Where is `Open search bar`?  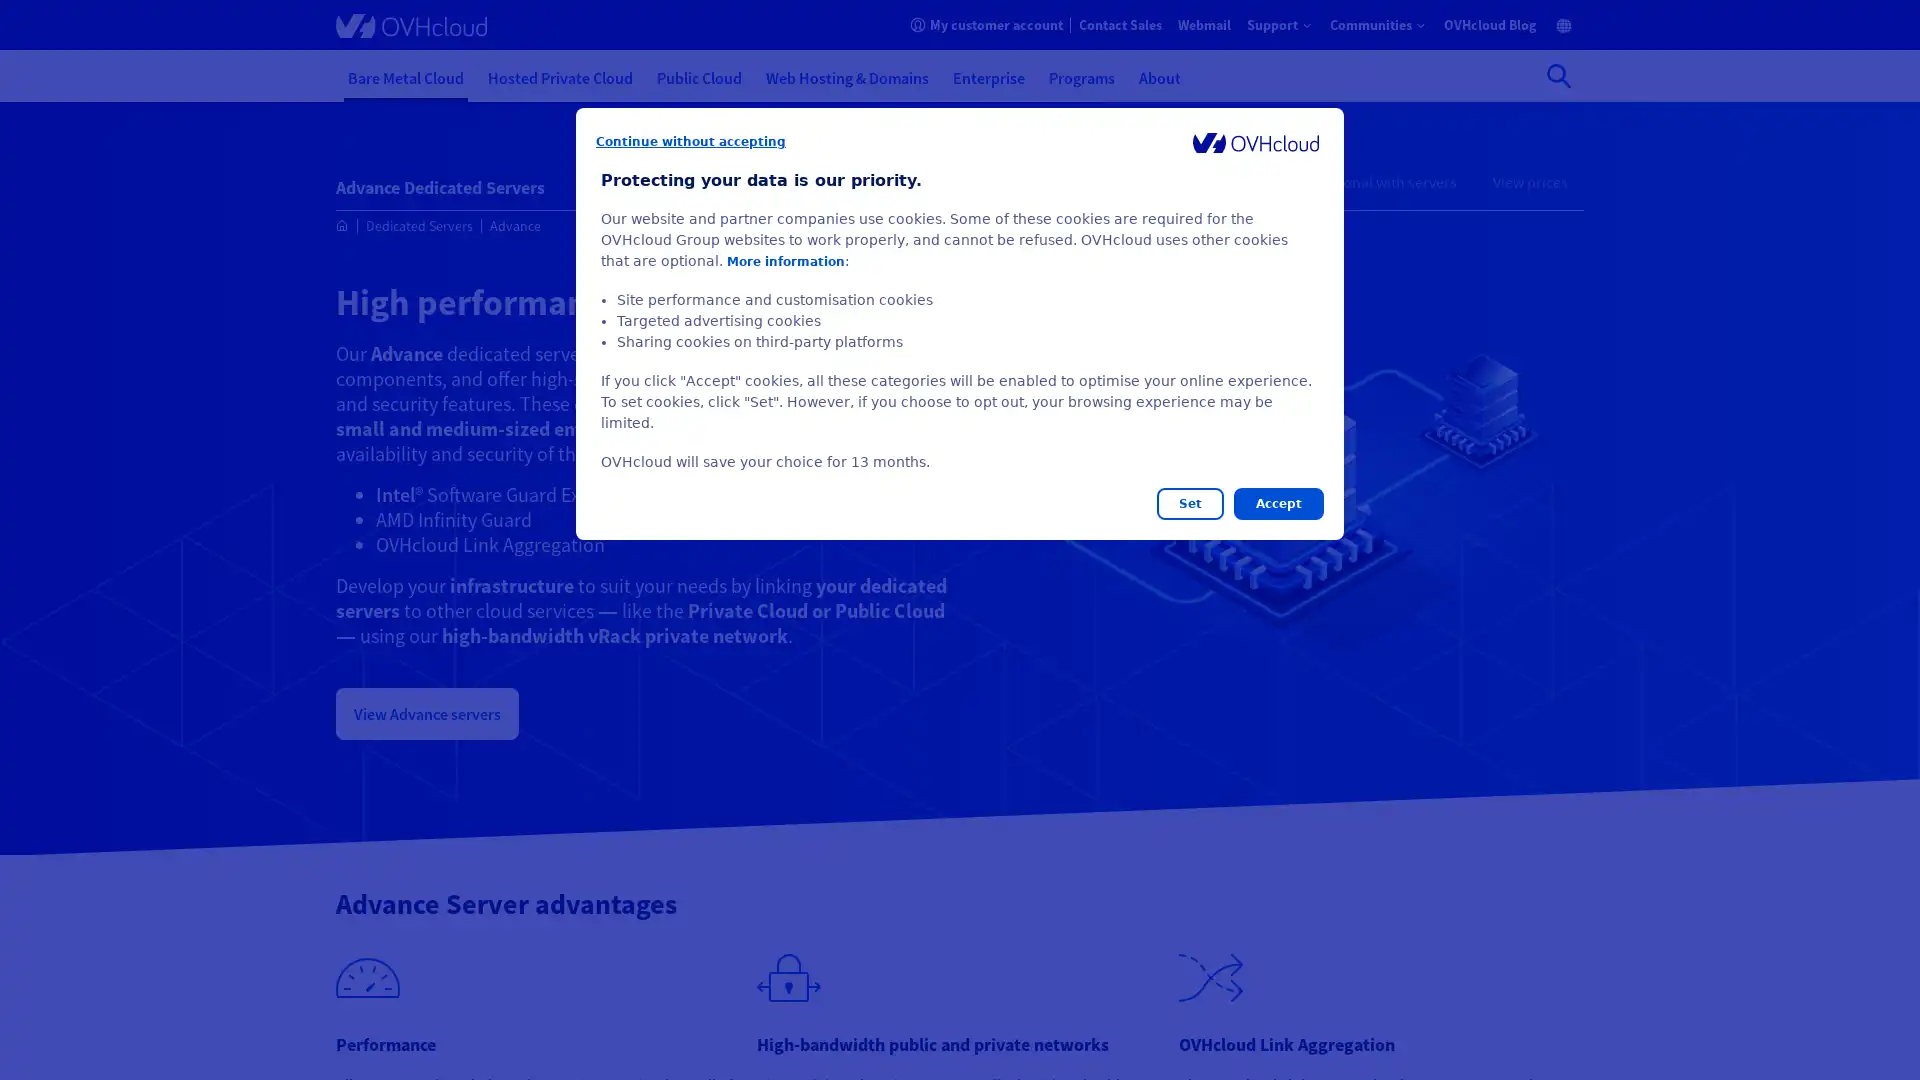 Open search bar is located at coordinates (1558, 75).